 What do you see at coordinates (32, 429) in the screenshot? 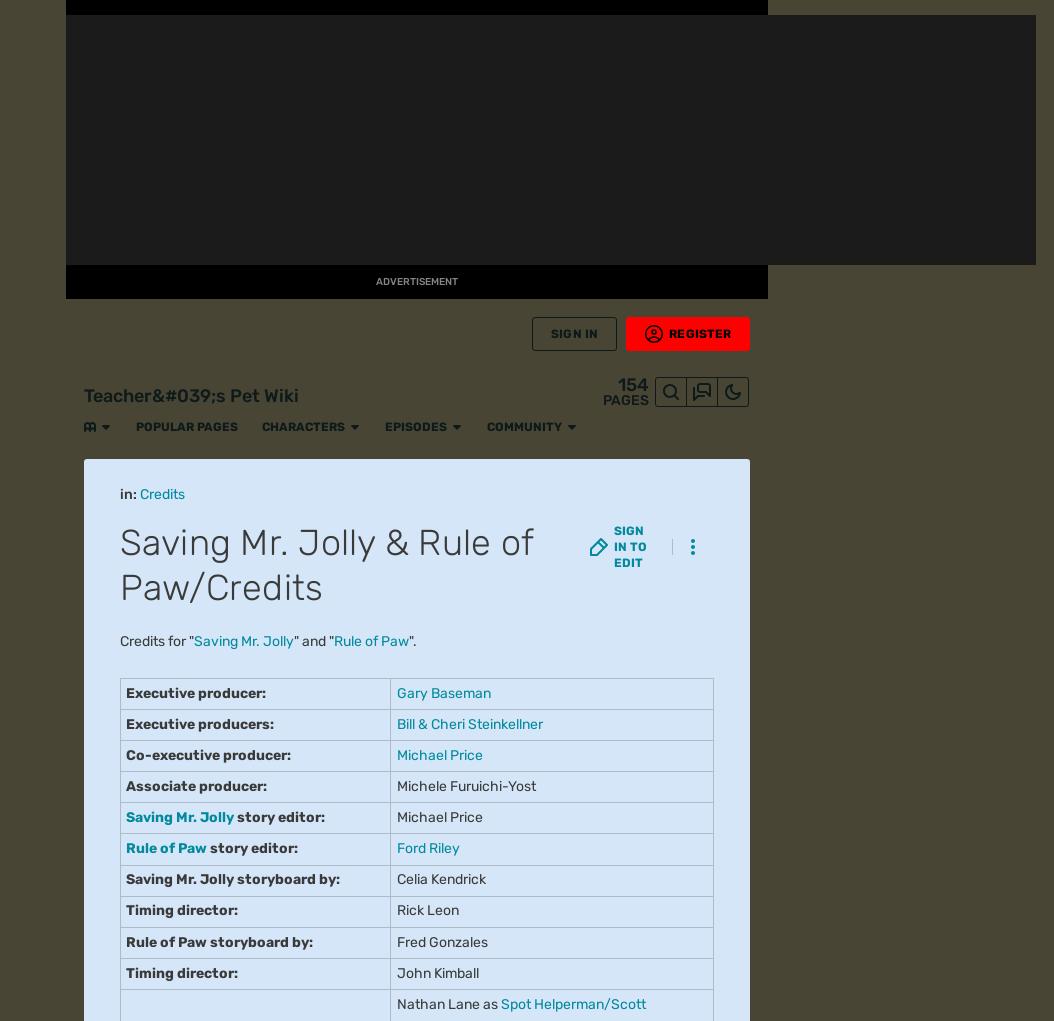
I see `'Movies'` at bounding box center [32, 429].